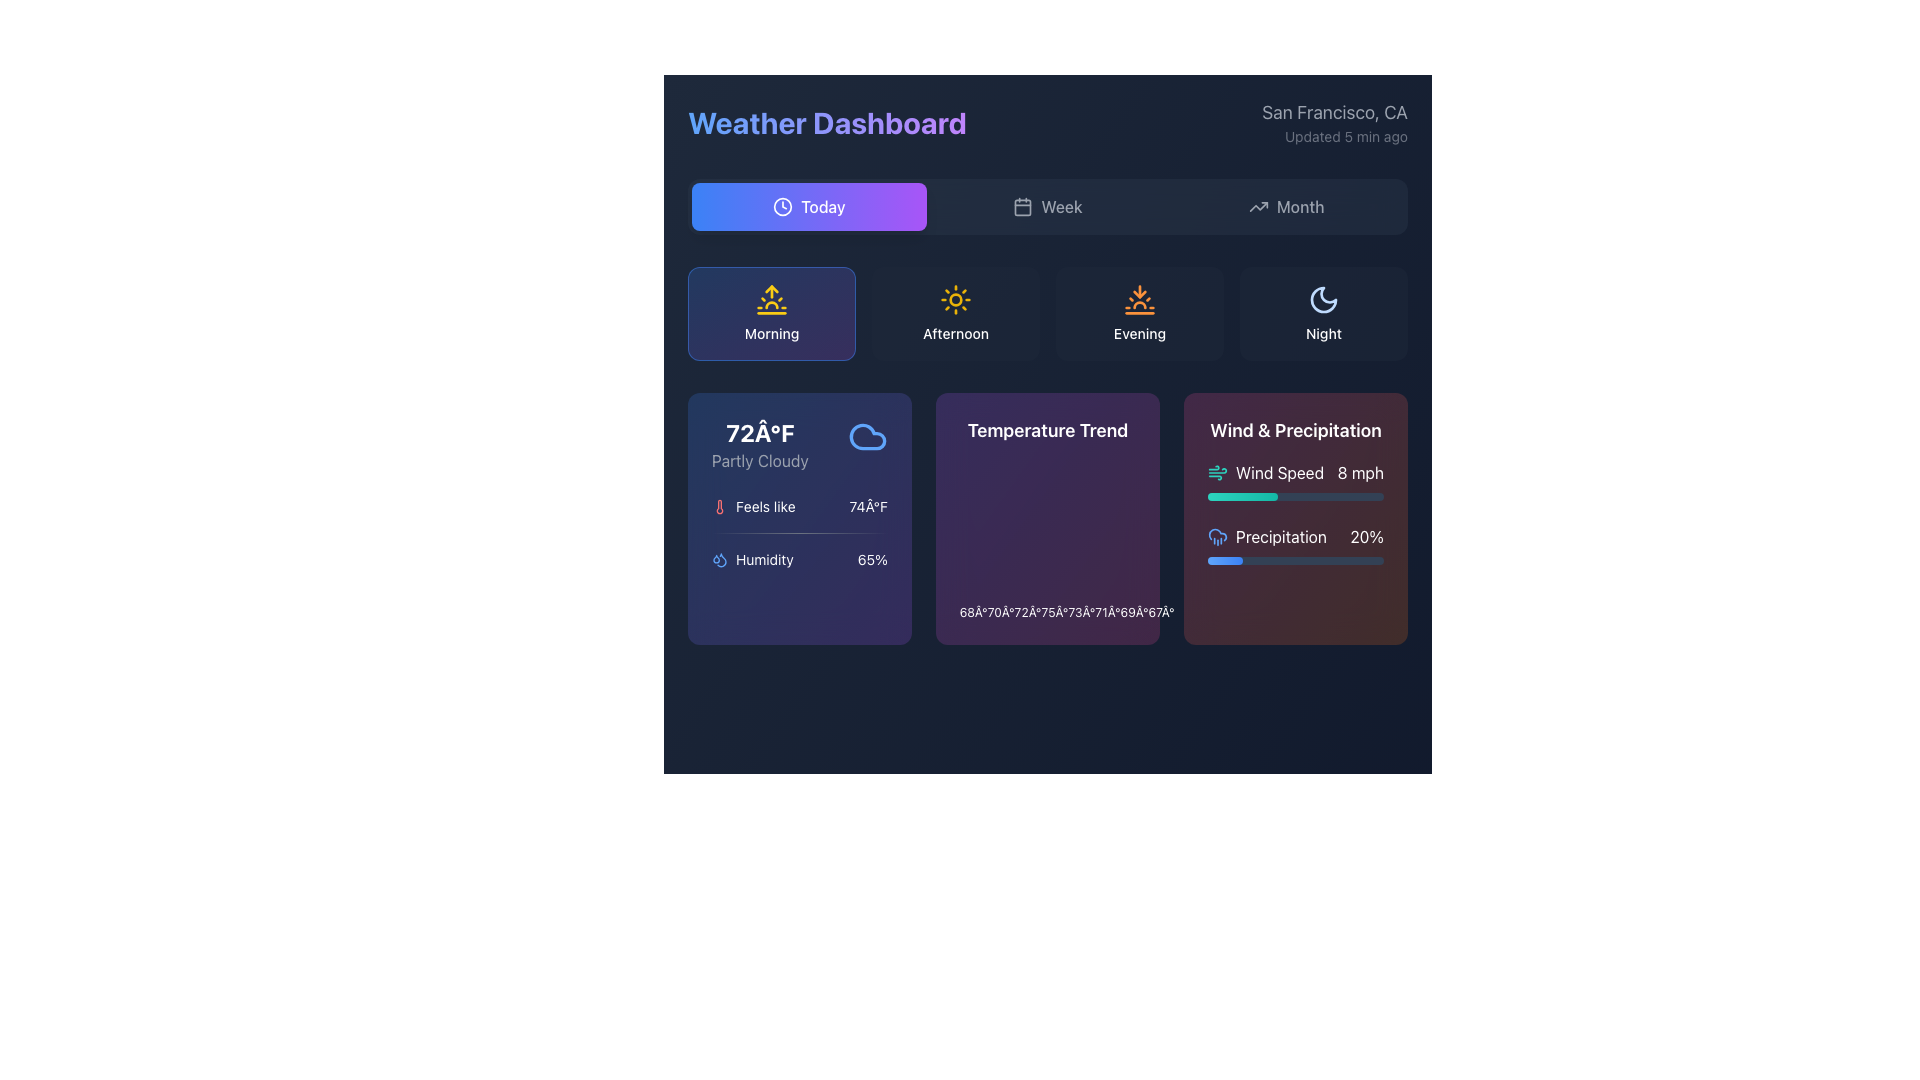 The image size is (1920, 1080). Describe the element at coordinates (1046, 540) in the screenshot. I see `the Data visualization component representing temperature trends, located within the 'Temperature Trend' box, positioned between the '72°F Partly Cloudy' section and the 'Wind & Precipitation' section` at that location.